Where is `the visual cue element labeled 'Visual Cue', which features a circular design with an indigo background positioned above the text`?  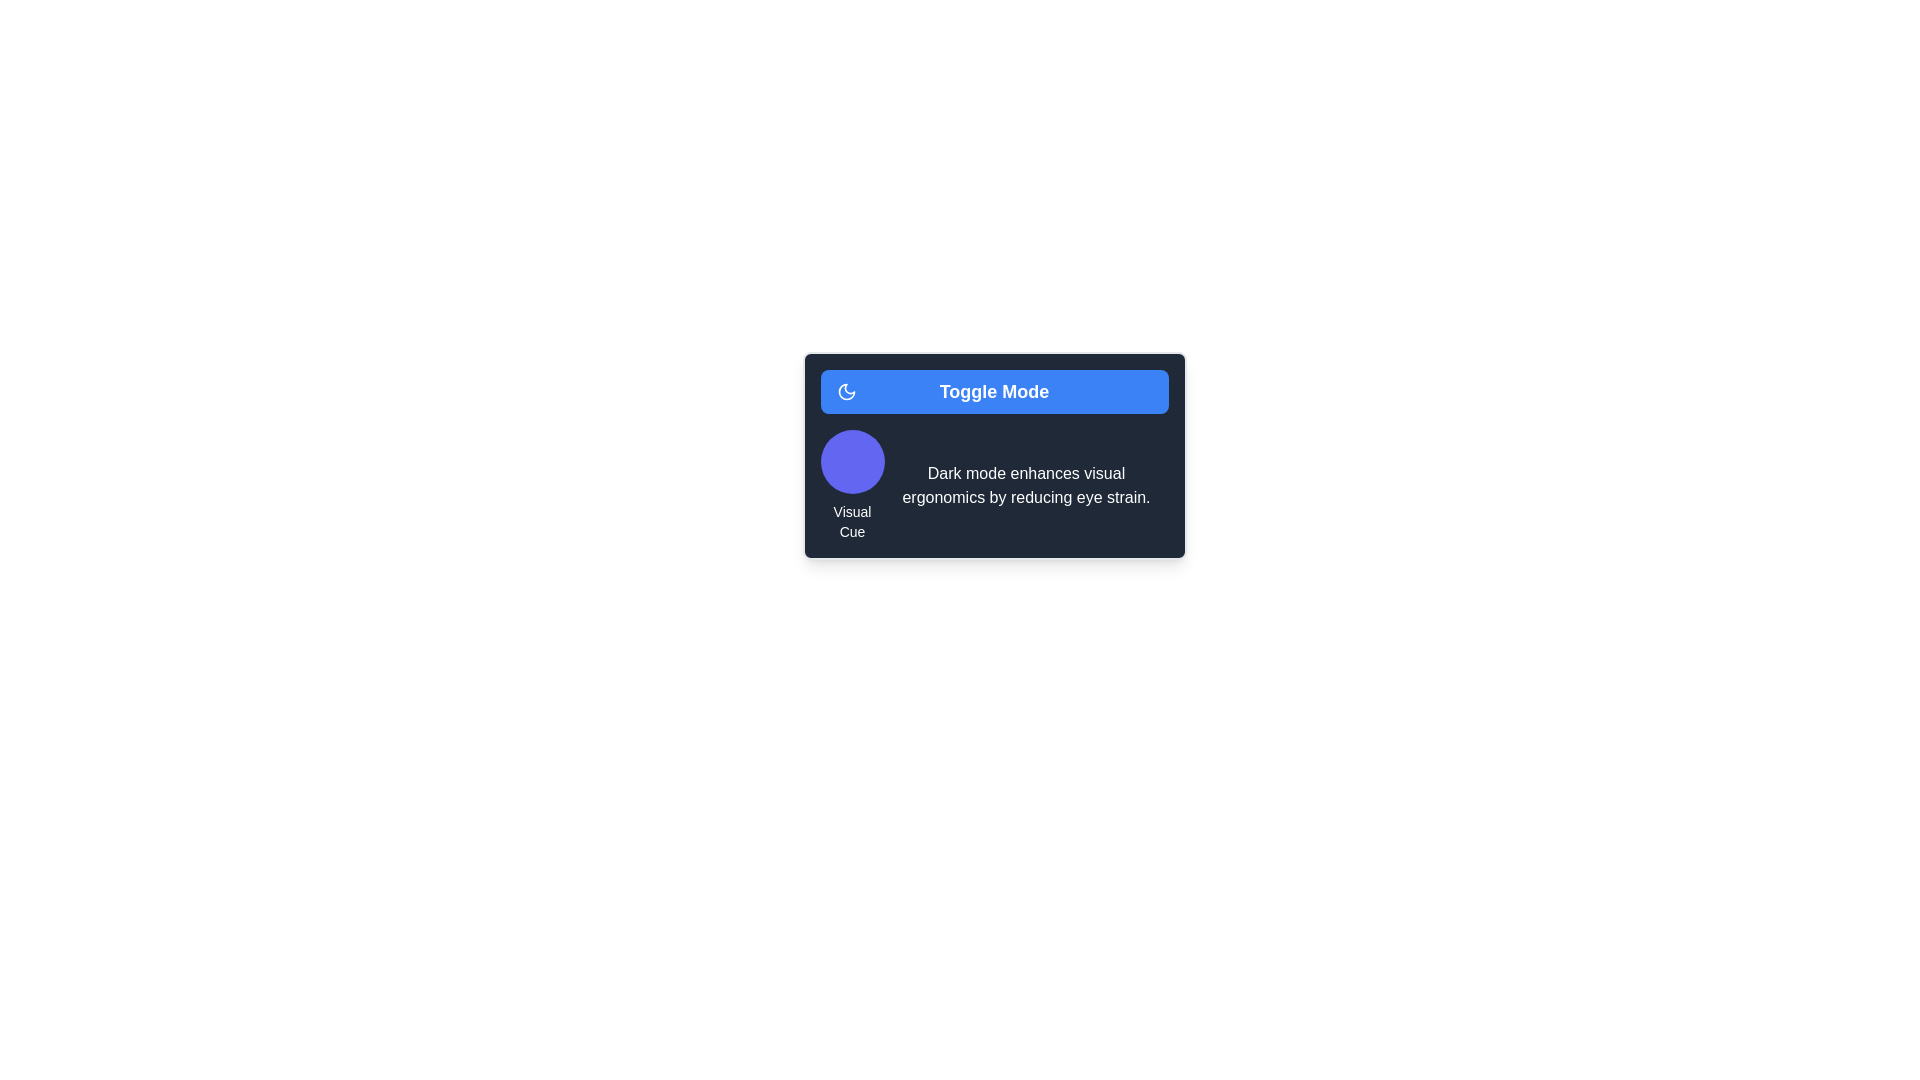
the visual cue element labeled 'Visual Cue', which features a circular design with an indigo background positioned above the text is located at coordinates (852, 486).